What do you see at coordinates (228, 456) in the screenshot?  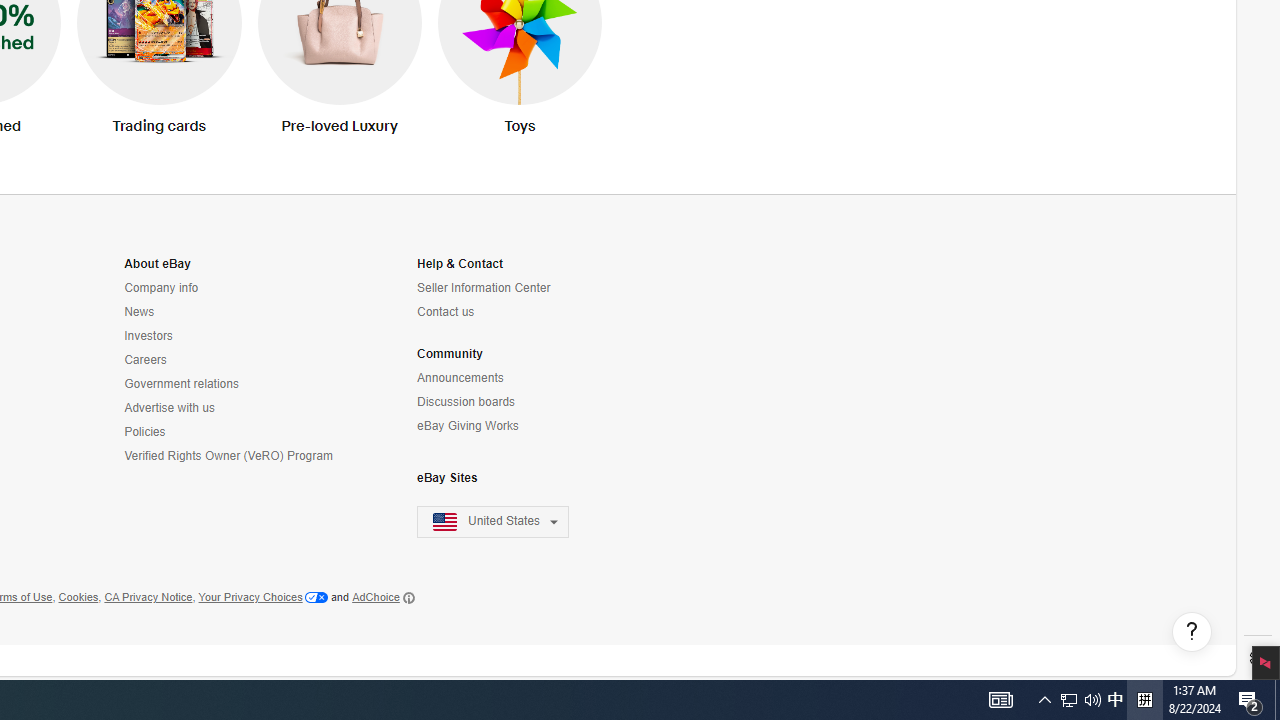 I see `'Verified Rights Owner (VeRO) Program'` at bounding box center [228, 456].